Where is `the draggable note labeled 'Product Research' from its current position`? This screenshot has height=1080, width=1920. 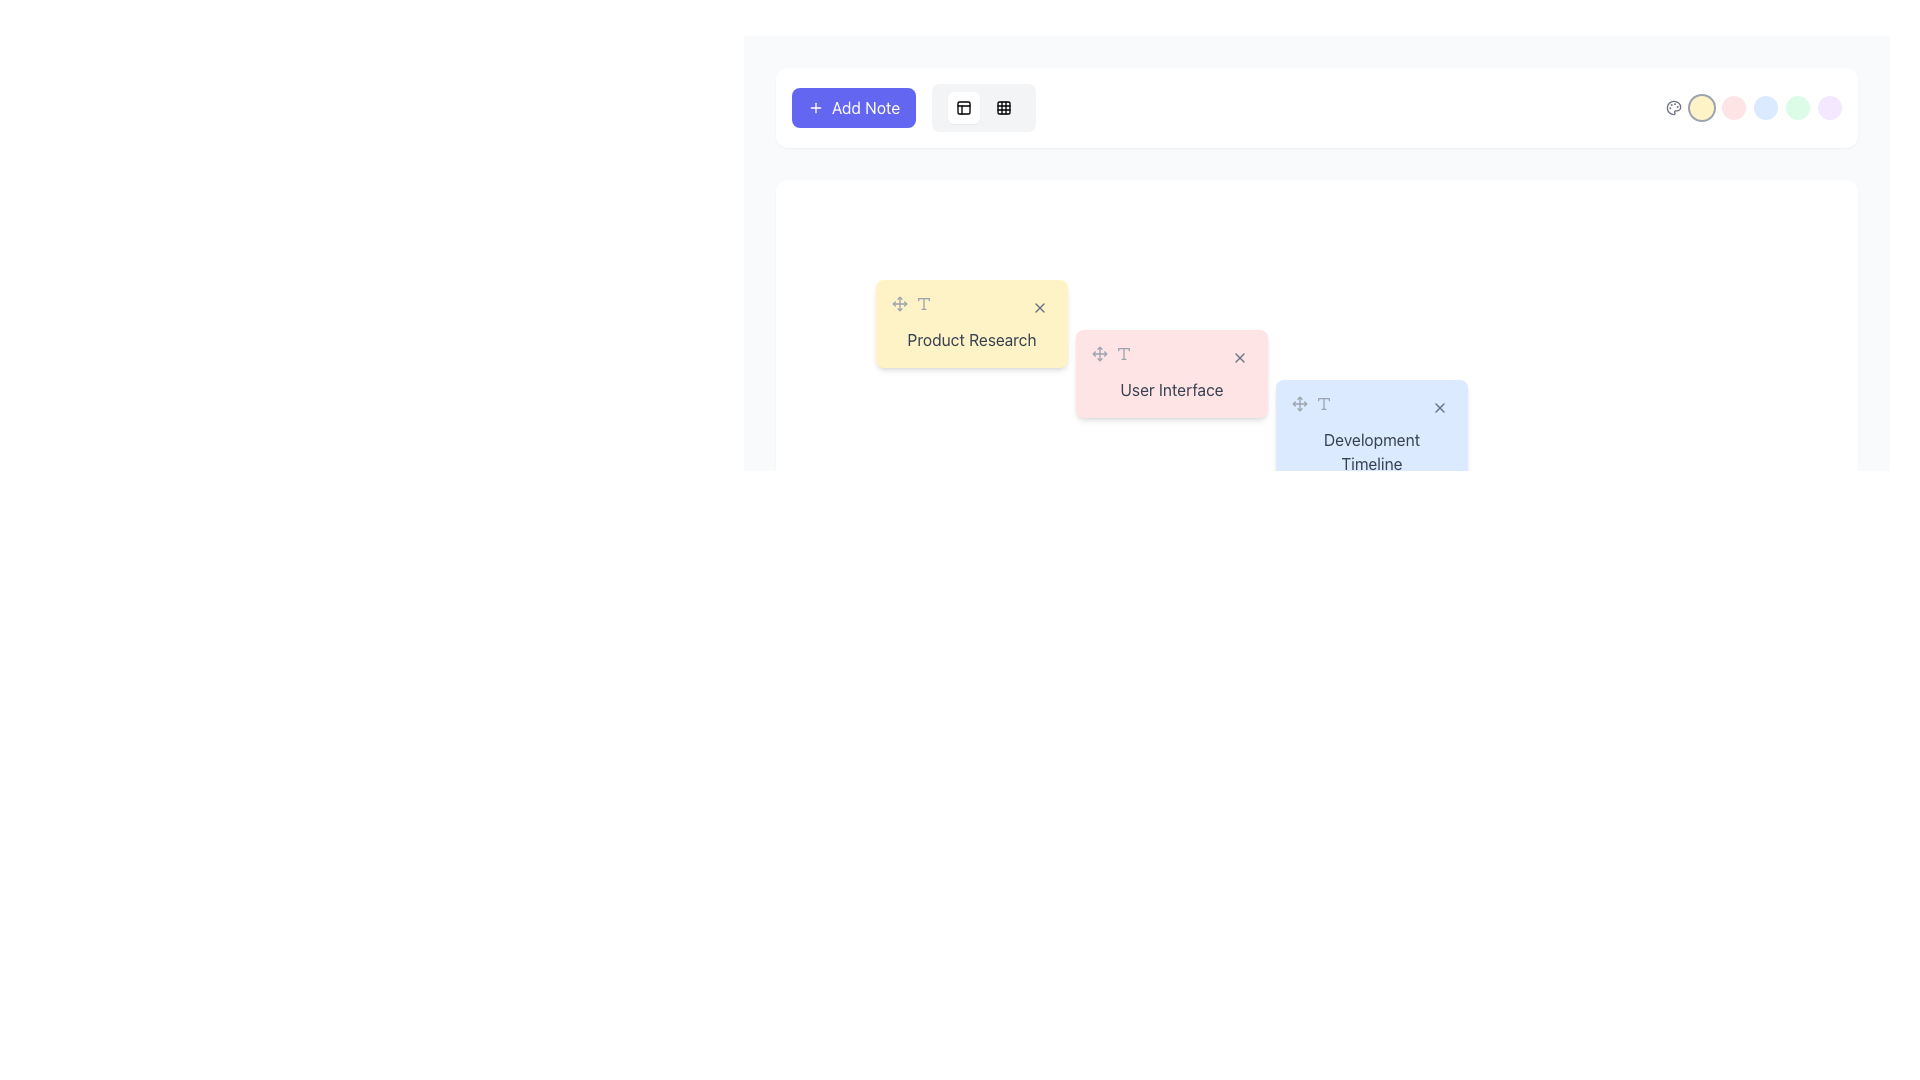 the draggable note labeled 'Product Research' from its current position is located at coordinates (971, 323).